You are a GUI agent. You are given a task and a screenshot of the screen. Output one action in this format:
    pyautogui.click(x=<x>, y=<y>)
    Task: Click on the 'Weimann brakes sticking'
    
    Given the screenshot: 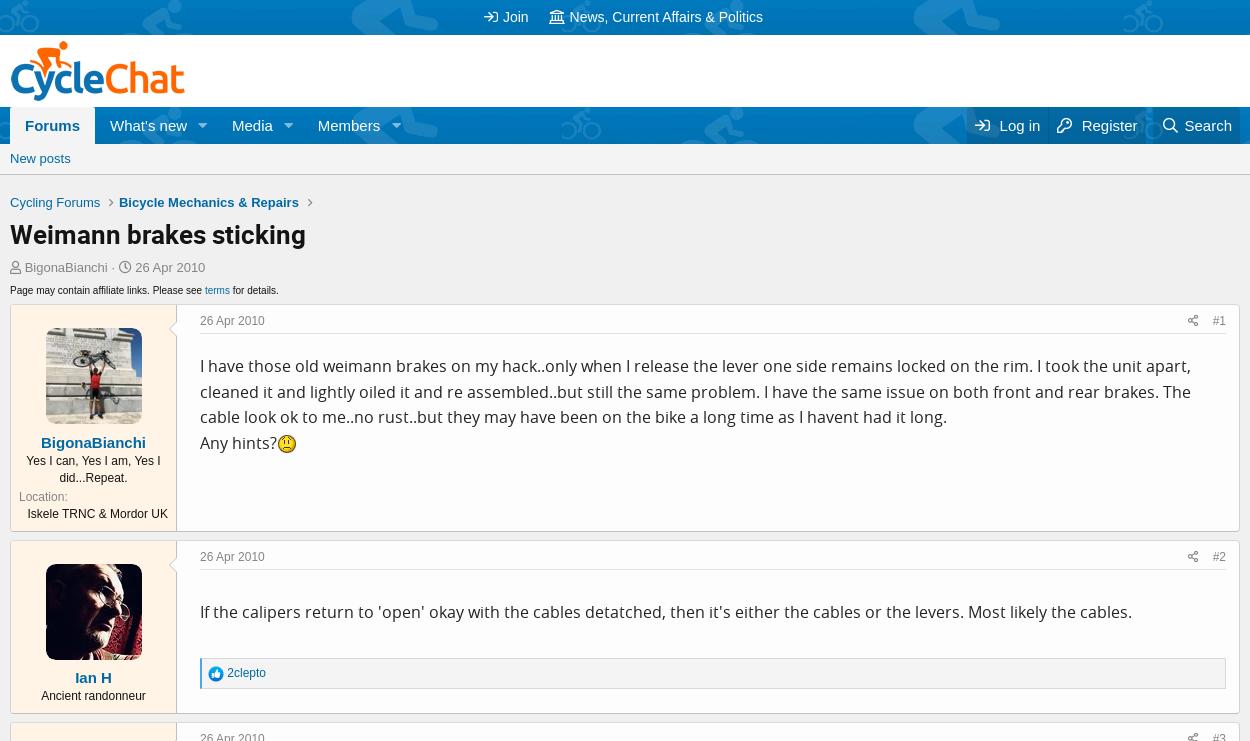 What is the action you would take?
    pyautogui.click(x=158, y=233)
    